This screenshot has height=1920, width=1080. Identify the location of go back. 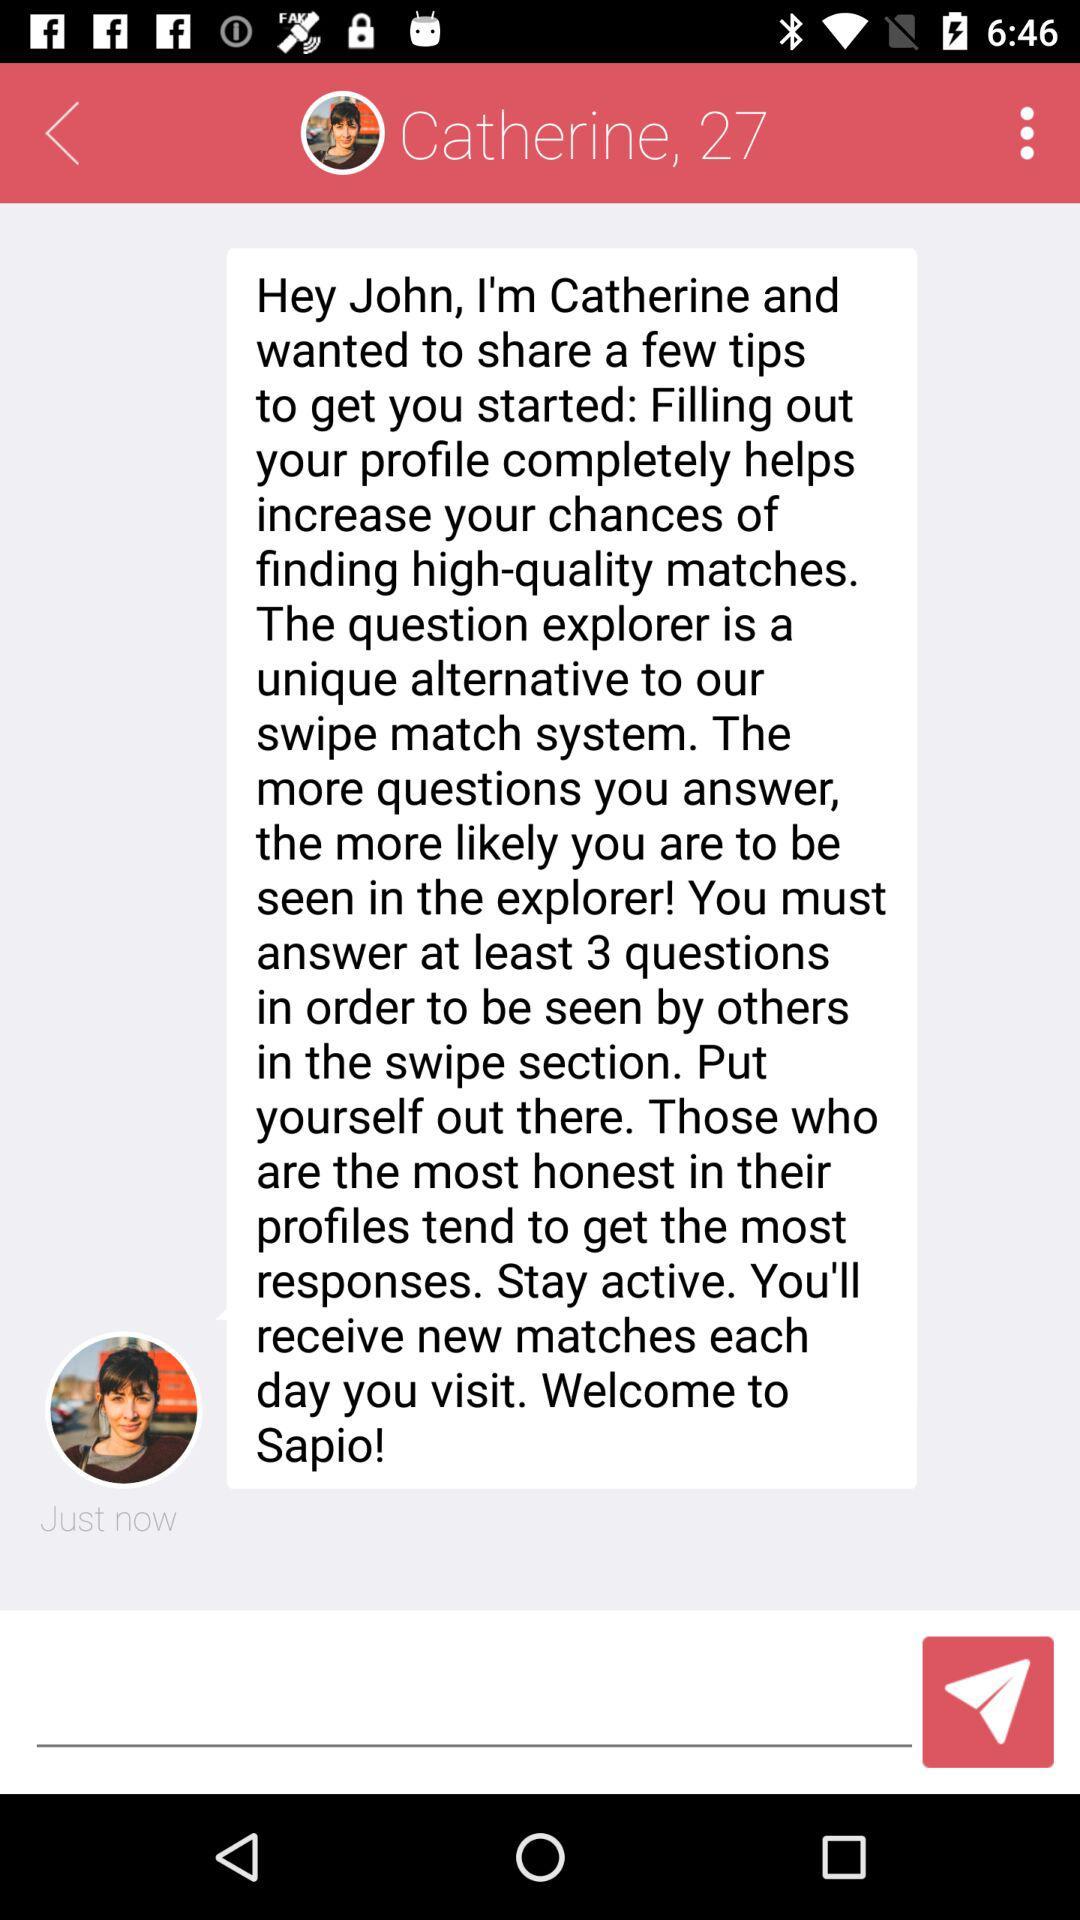
(60, 132).